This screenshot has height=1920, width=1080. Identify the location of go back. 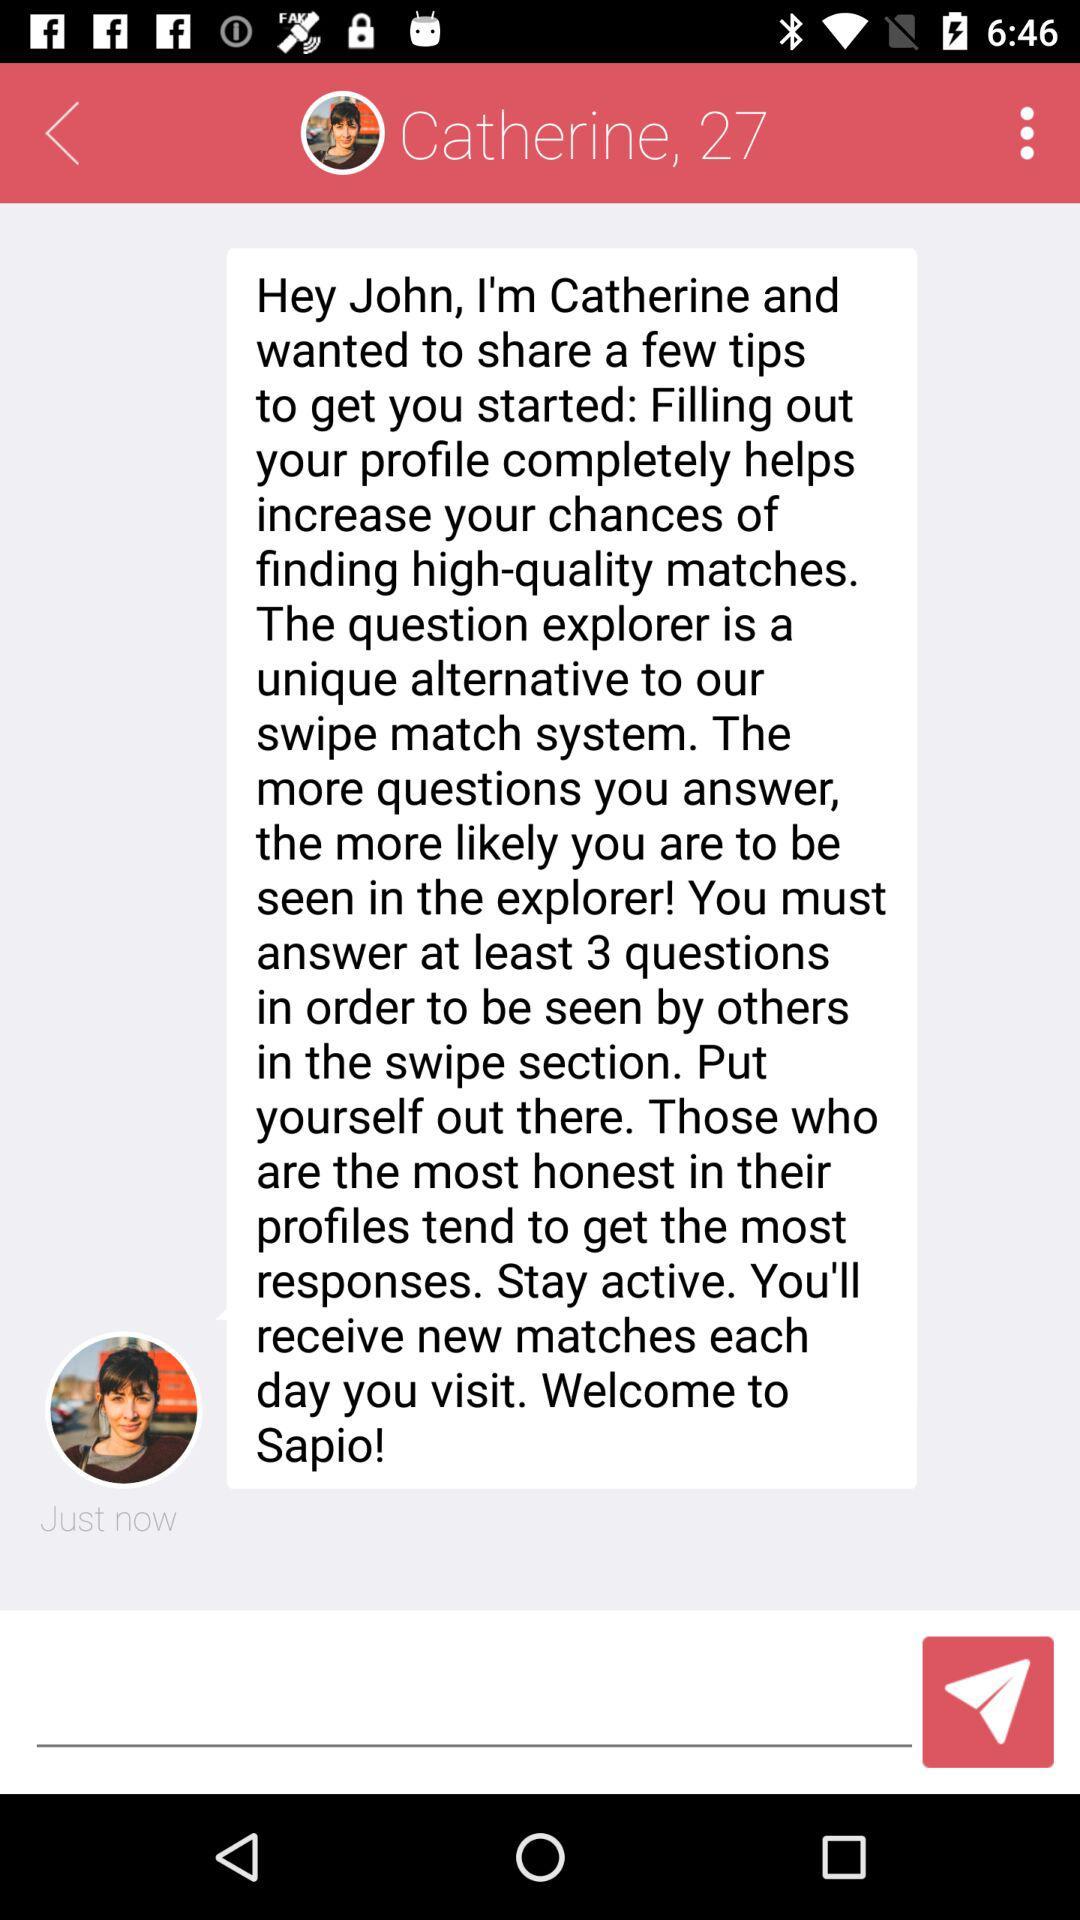
(60, 132).